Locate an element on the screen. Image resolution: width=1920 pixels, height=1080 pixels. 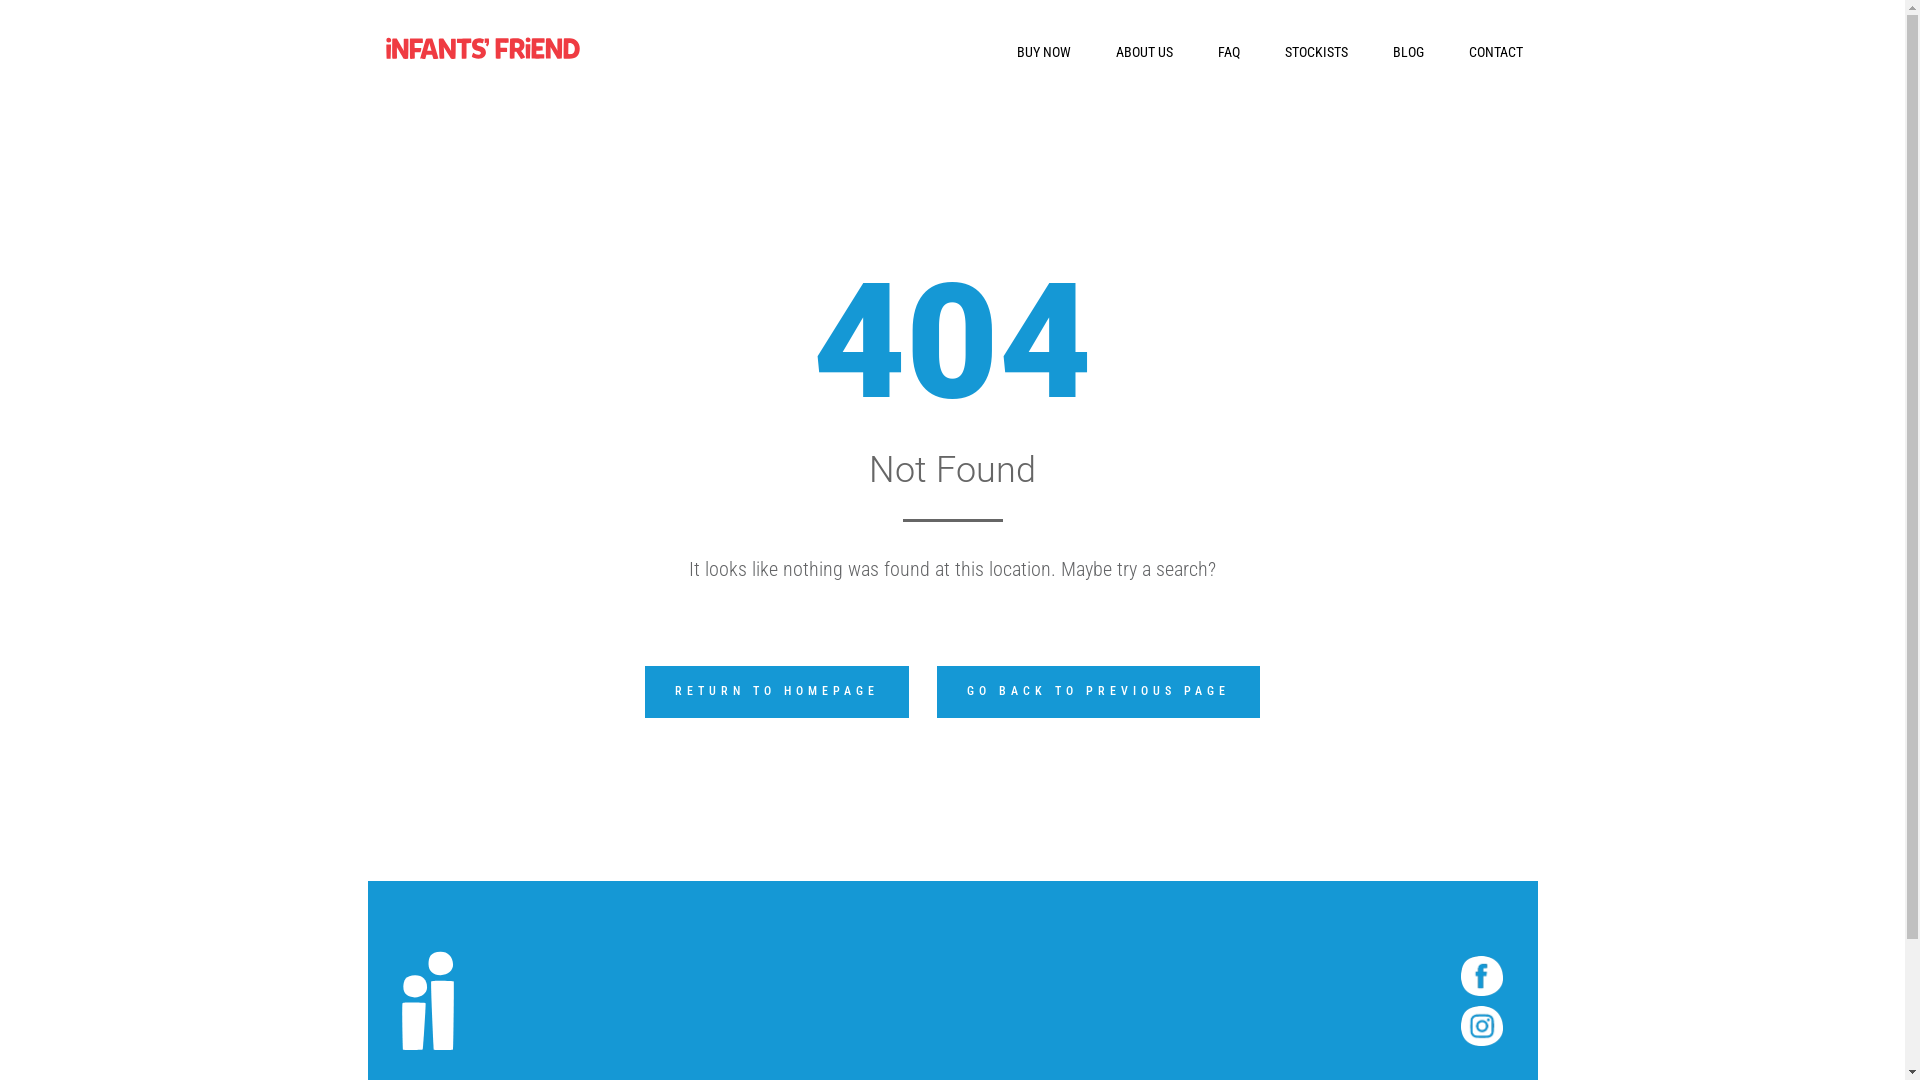
'STOCKISTS' is located at coordinates (1315, 50).